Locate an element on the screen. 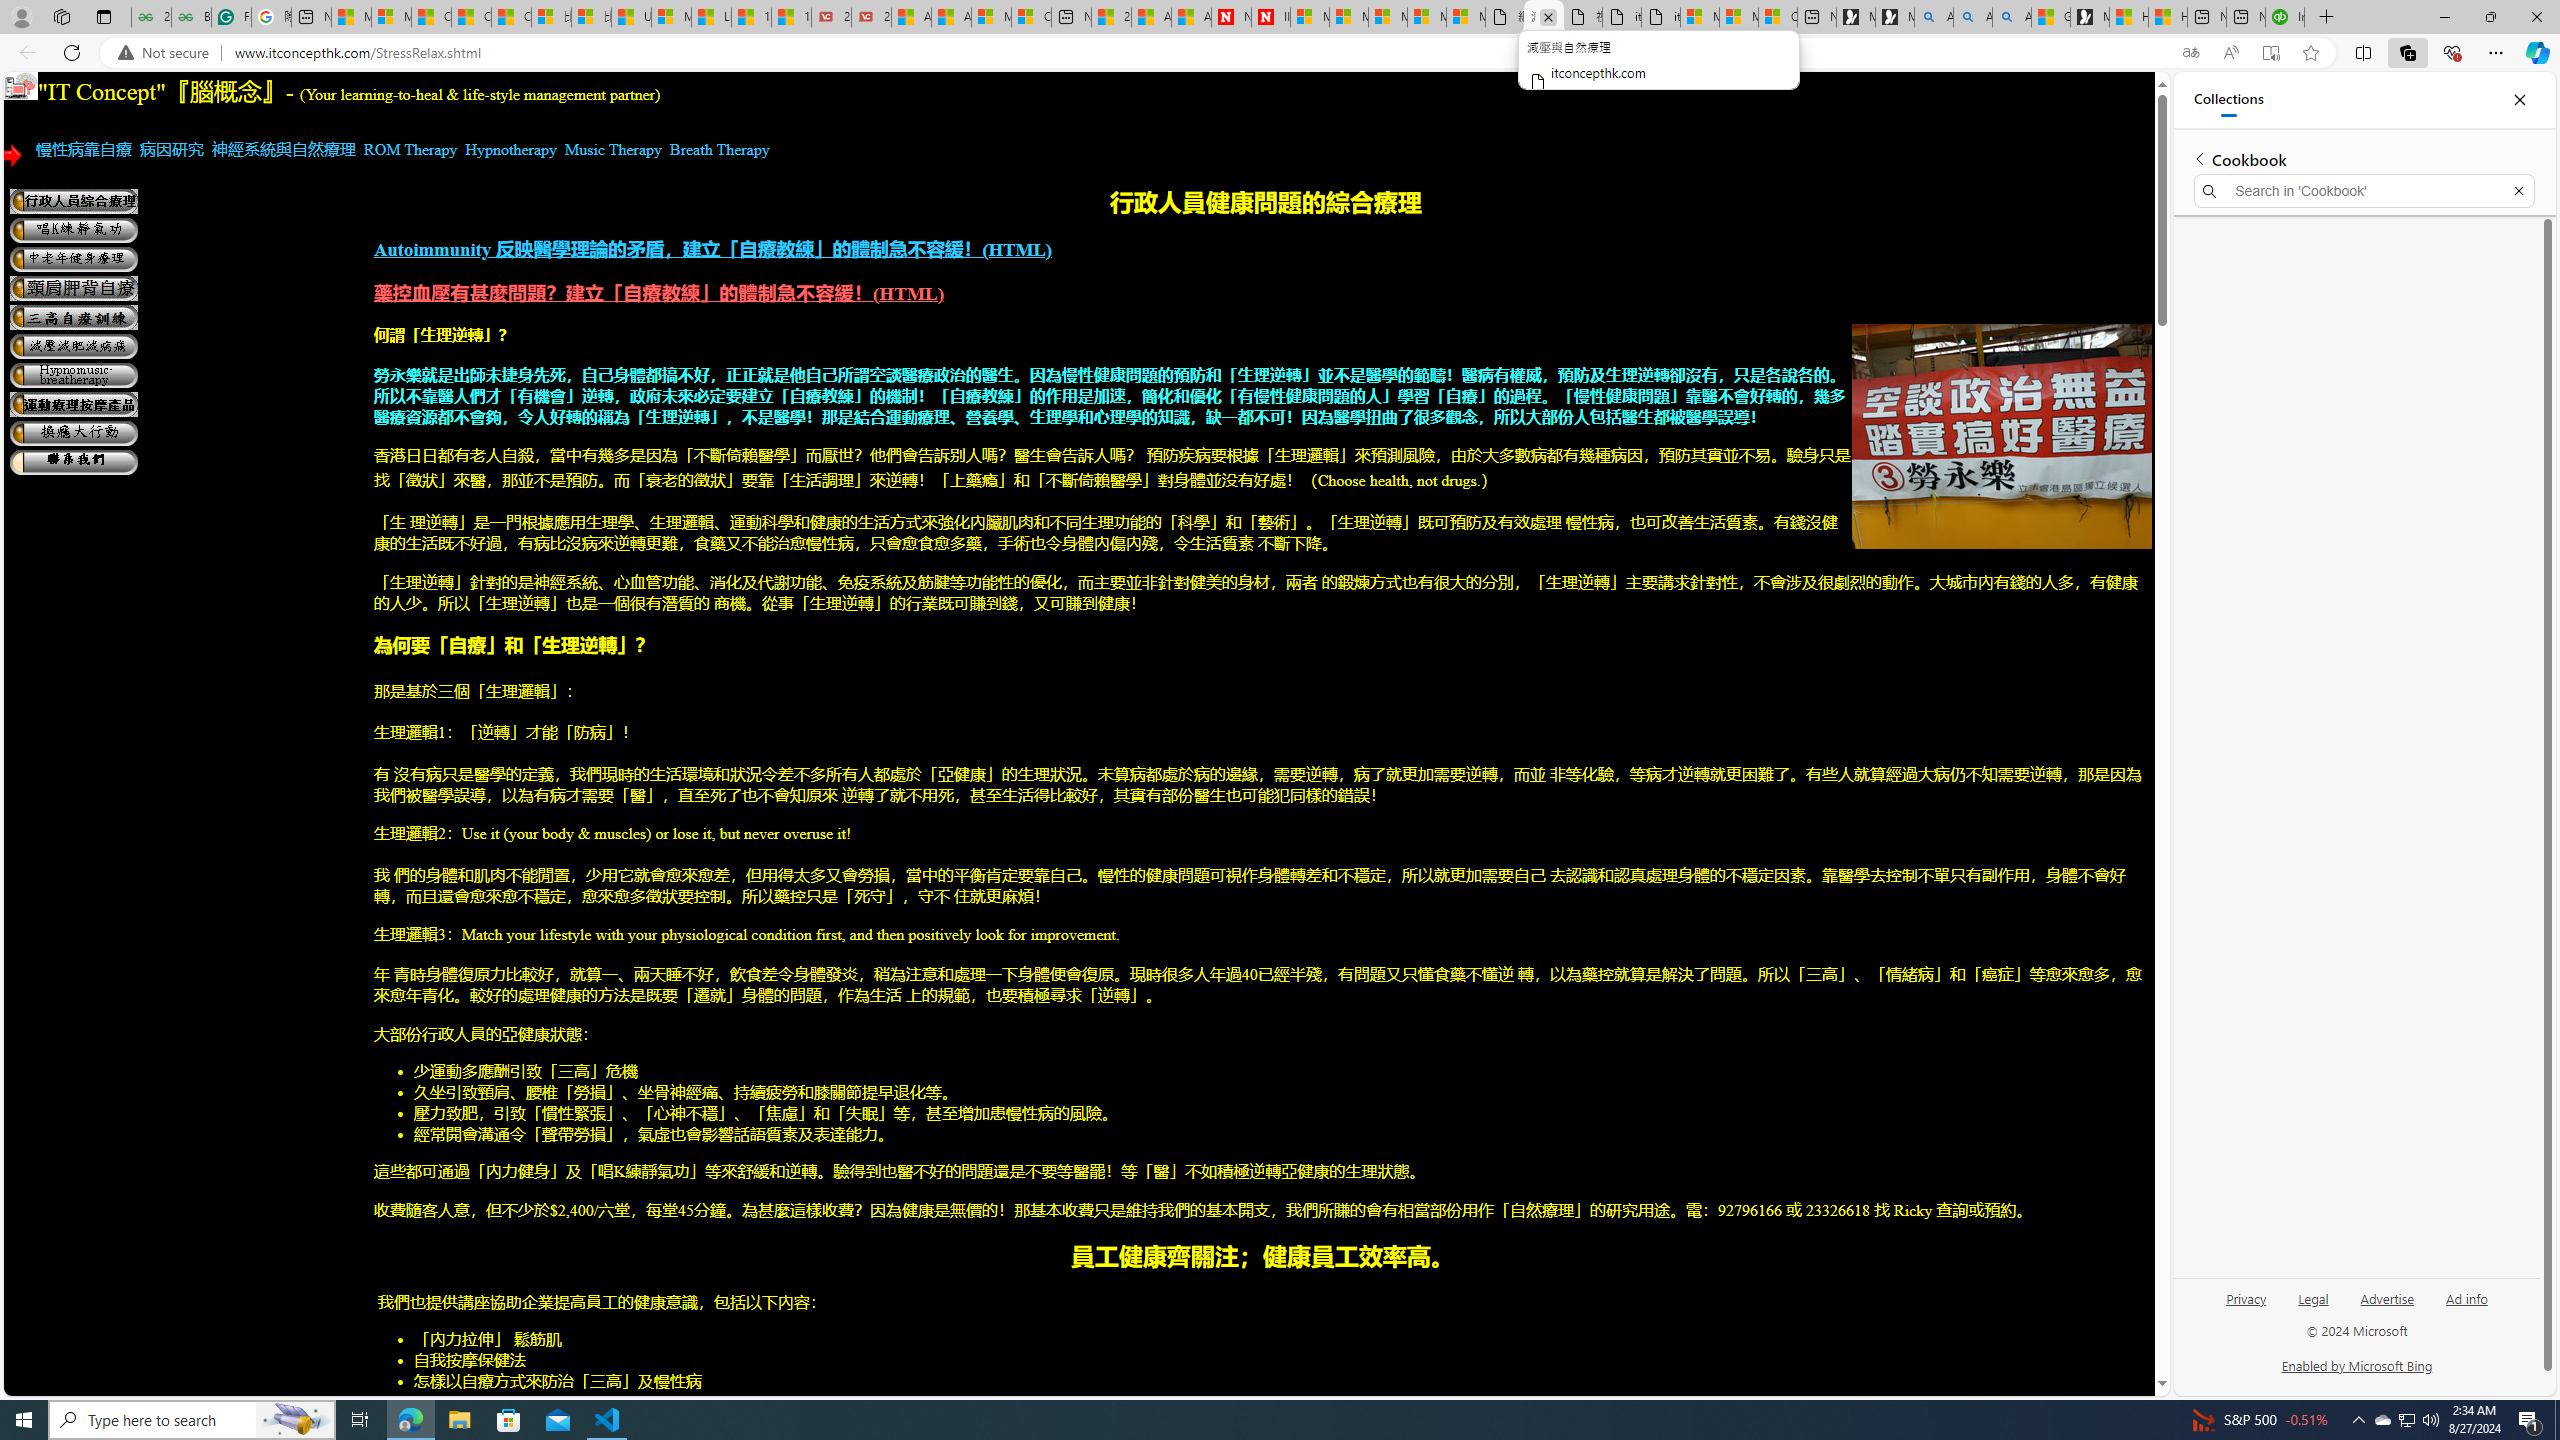 The height and width of the screenshot is (1440, 2560). 'Not secure' is located at coordinates (167, 53).